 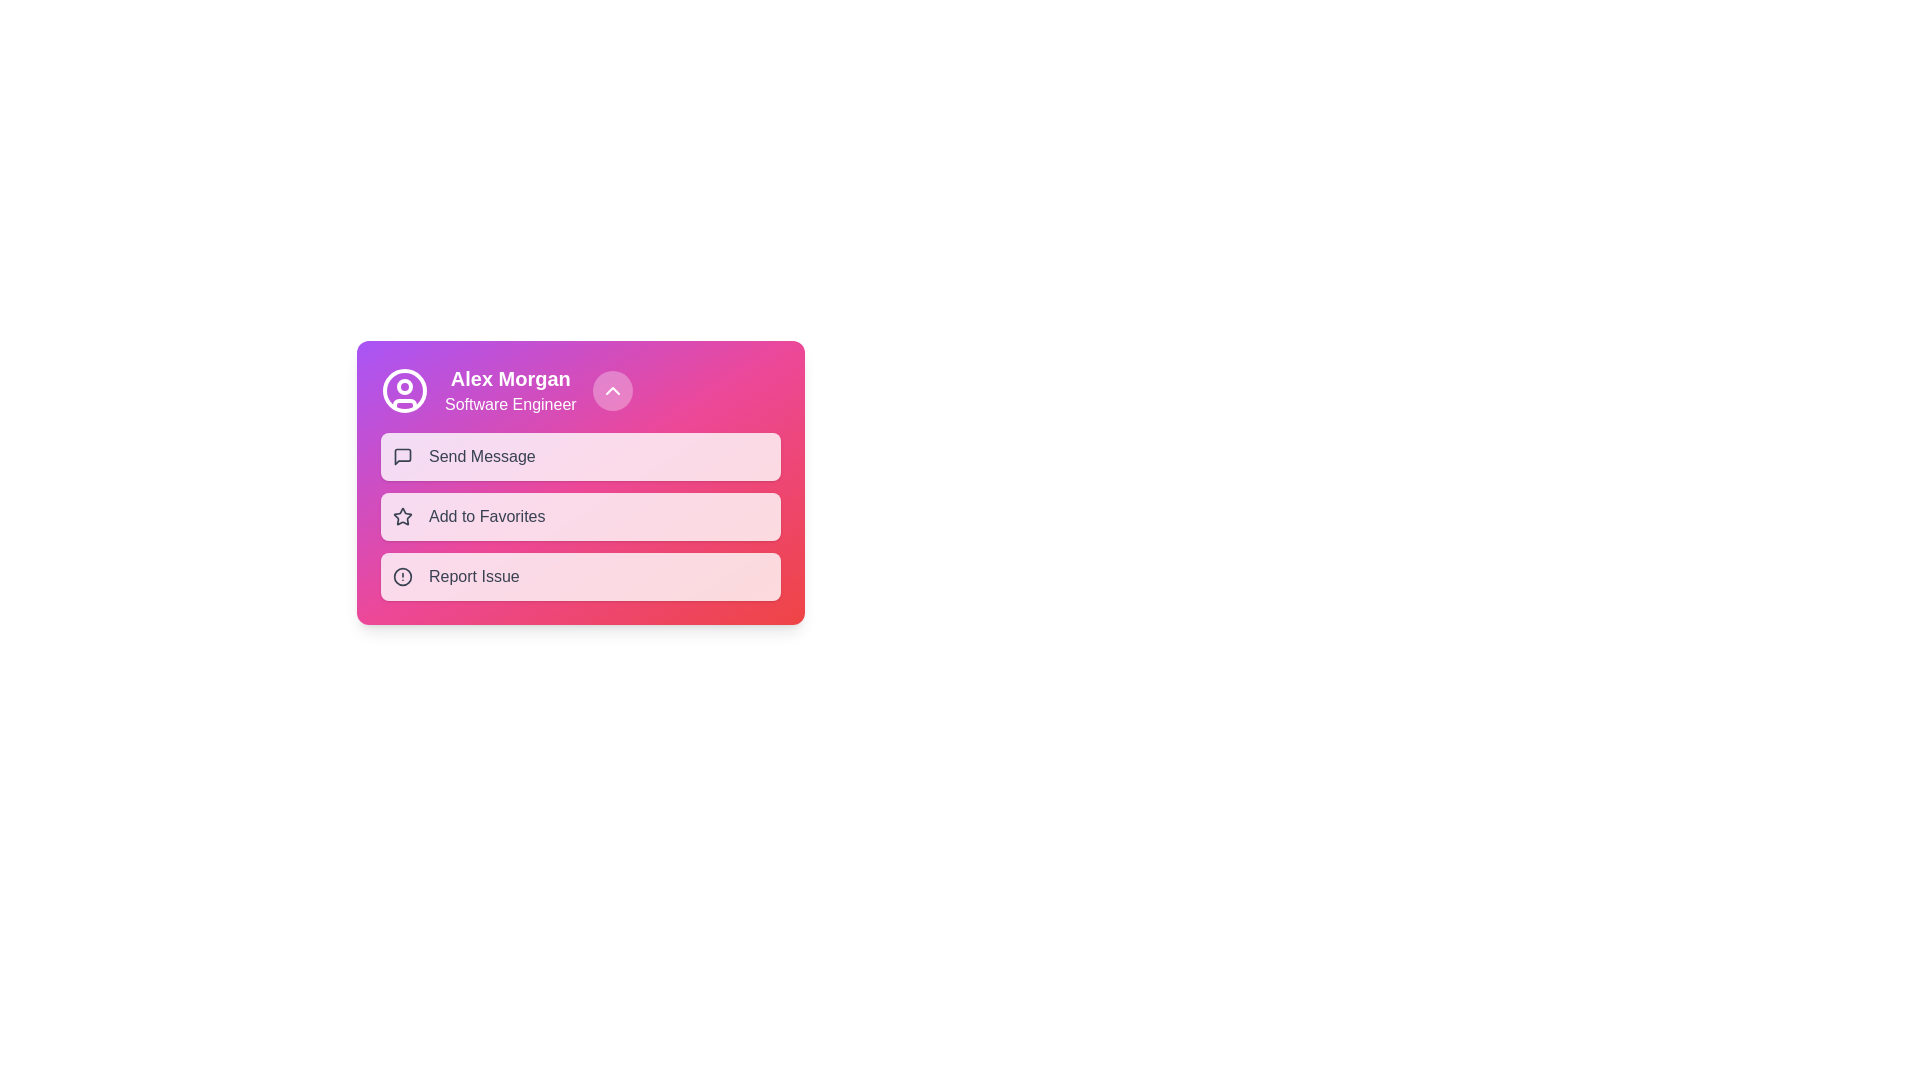 I want to click on the third button in the vertical stack, located below the 'Add to Favorites' button, to initiate reporting an issue, so click(x=579, y=577).